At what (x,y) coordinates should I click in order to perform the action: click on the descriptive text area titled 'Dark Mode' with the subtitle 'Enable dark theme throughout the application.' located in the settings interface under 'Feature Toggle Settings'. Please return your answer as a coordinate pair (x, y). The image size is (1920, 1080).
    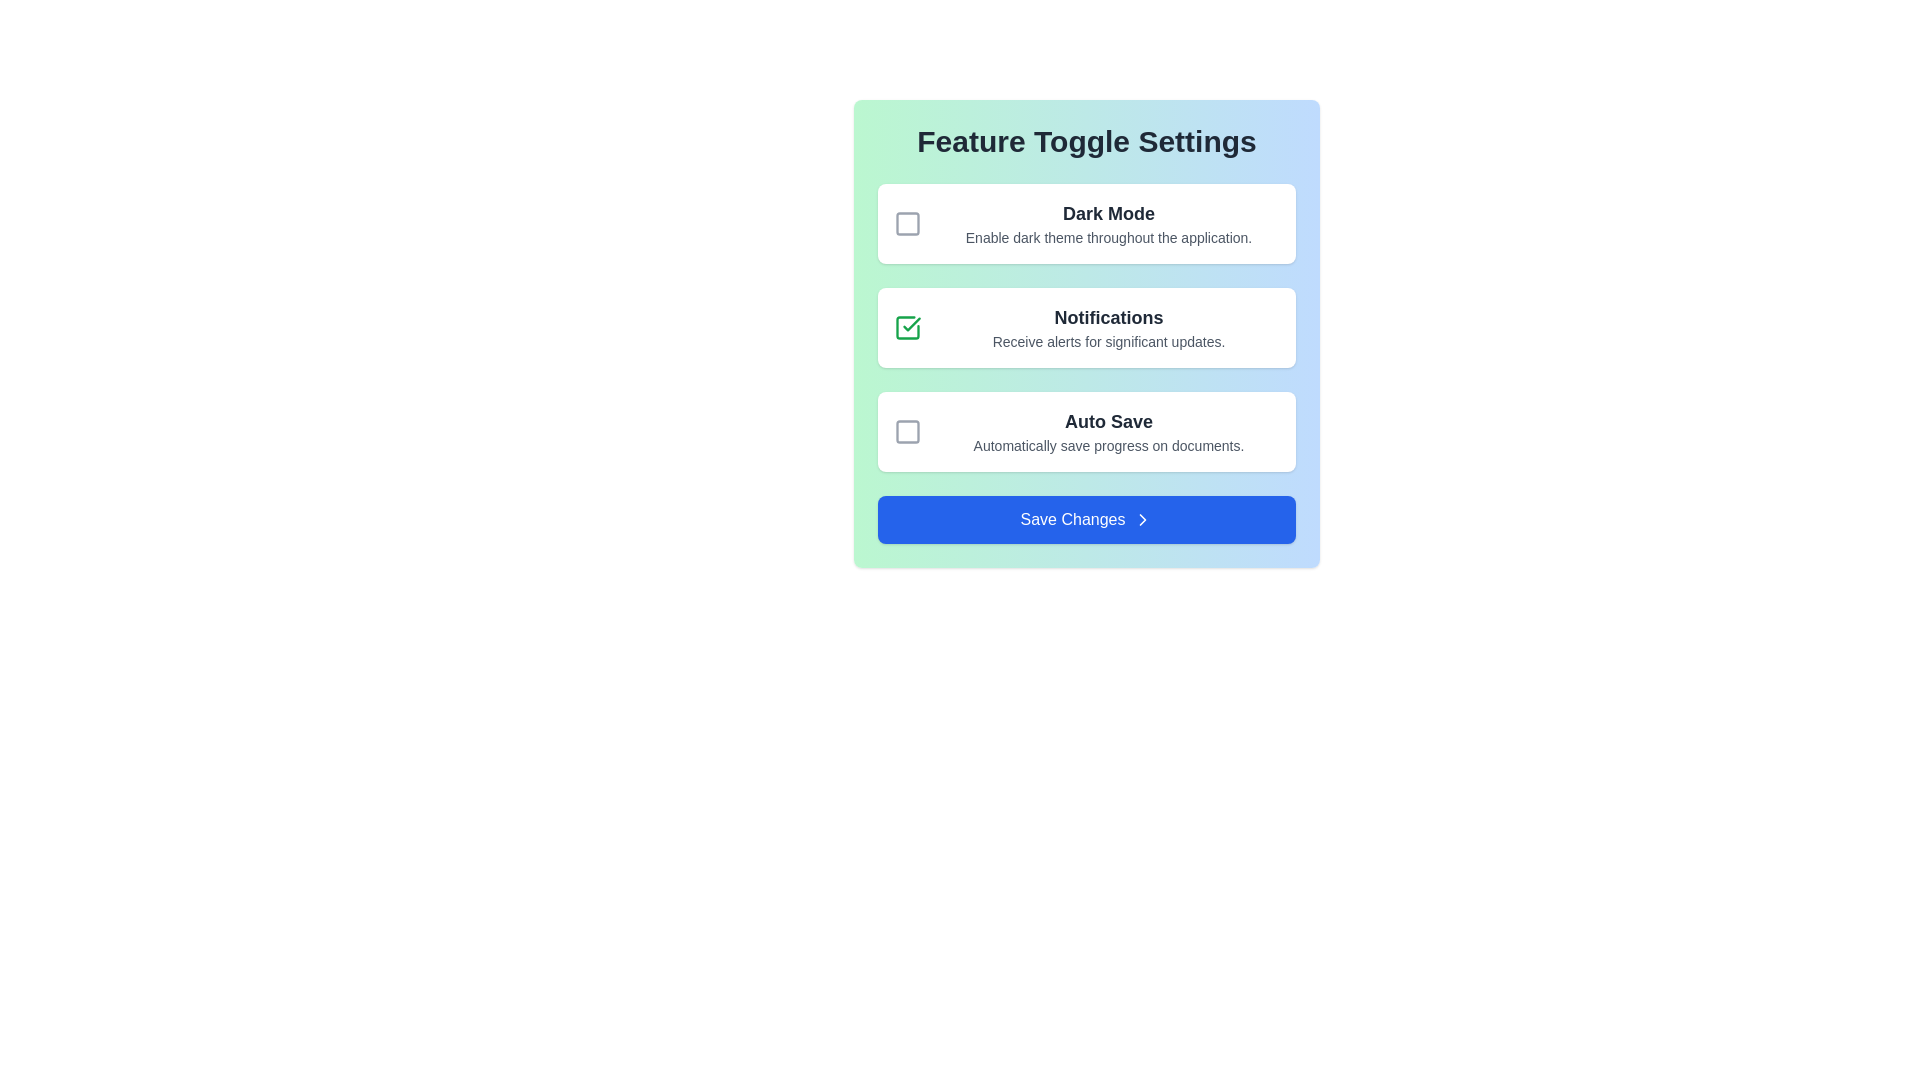
    Looking at the image, I should click on (1107, 223).